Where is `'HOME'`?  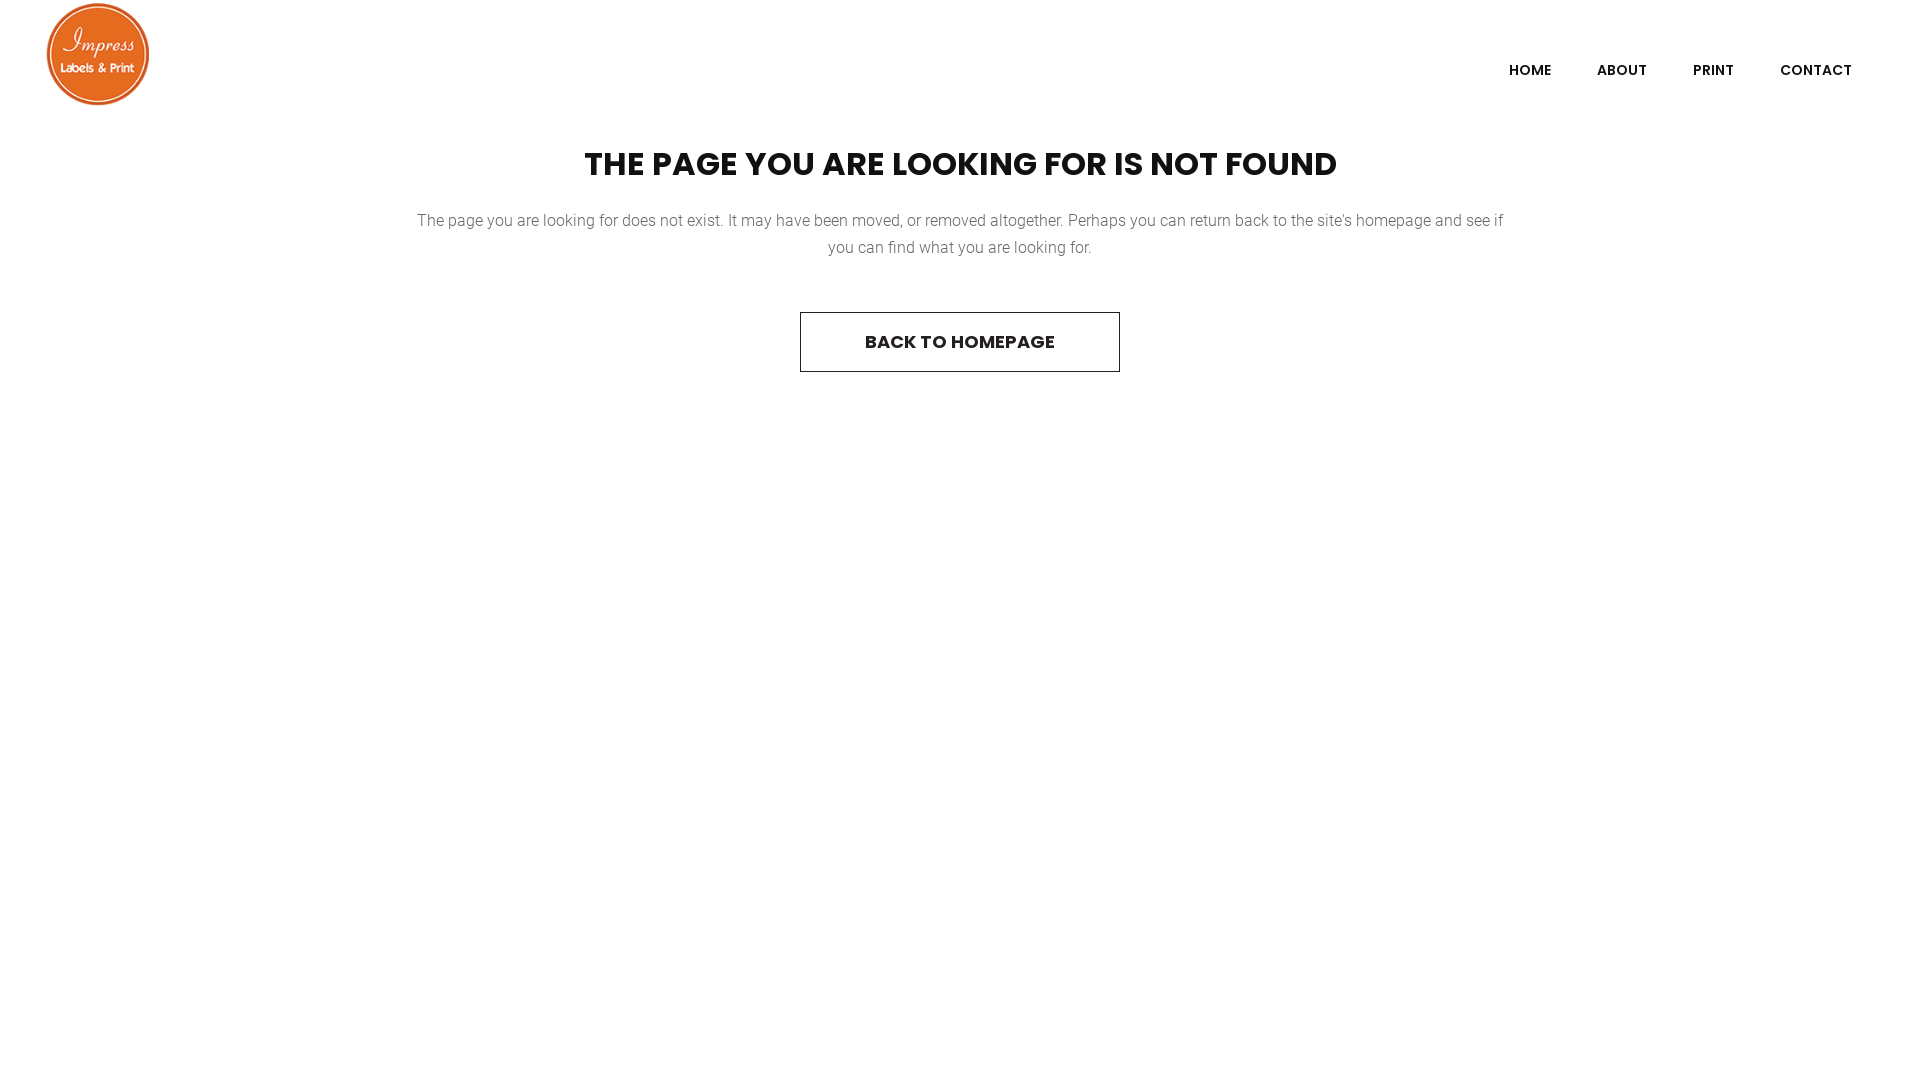
'HOME' is located at coordinates (1529, 68).